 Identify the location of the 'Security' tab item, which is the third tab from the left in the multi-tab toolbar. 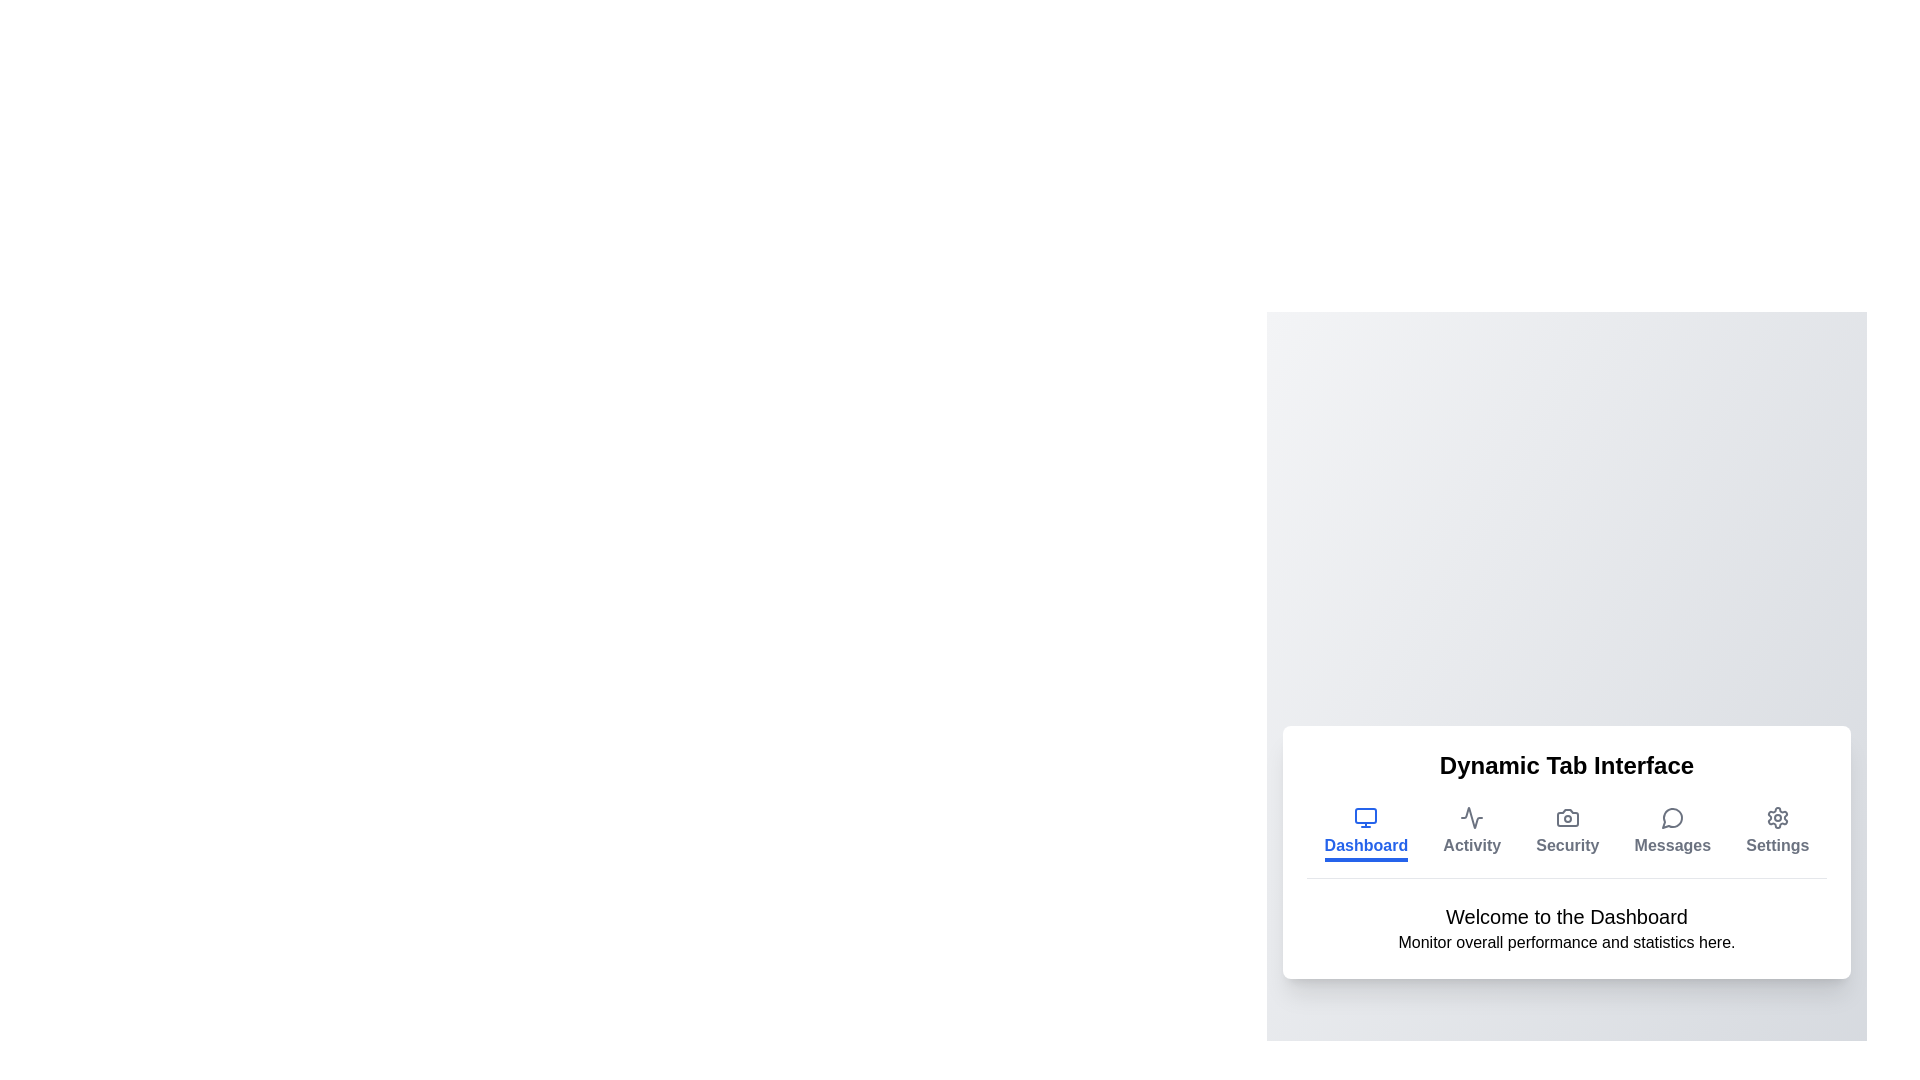
(1565, 841).